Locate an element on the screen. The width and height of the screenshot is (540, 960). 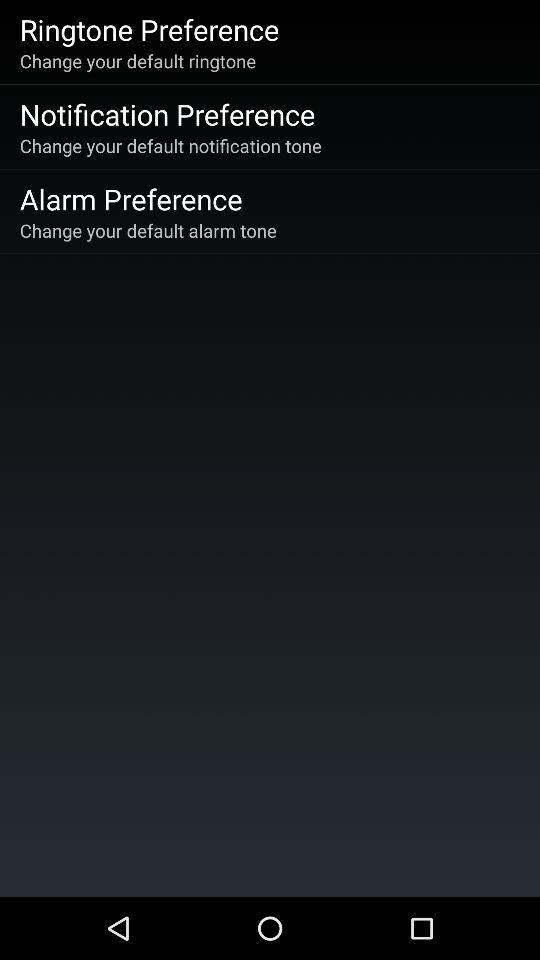
the ringtone preference item is located at coordinates (148, 28).